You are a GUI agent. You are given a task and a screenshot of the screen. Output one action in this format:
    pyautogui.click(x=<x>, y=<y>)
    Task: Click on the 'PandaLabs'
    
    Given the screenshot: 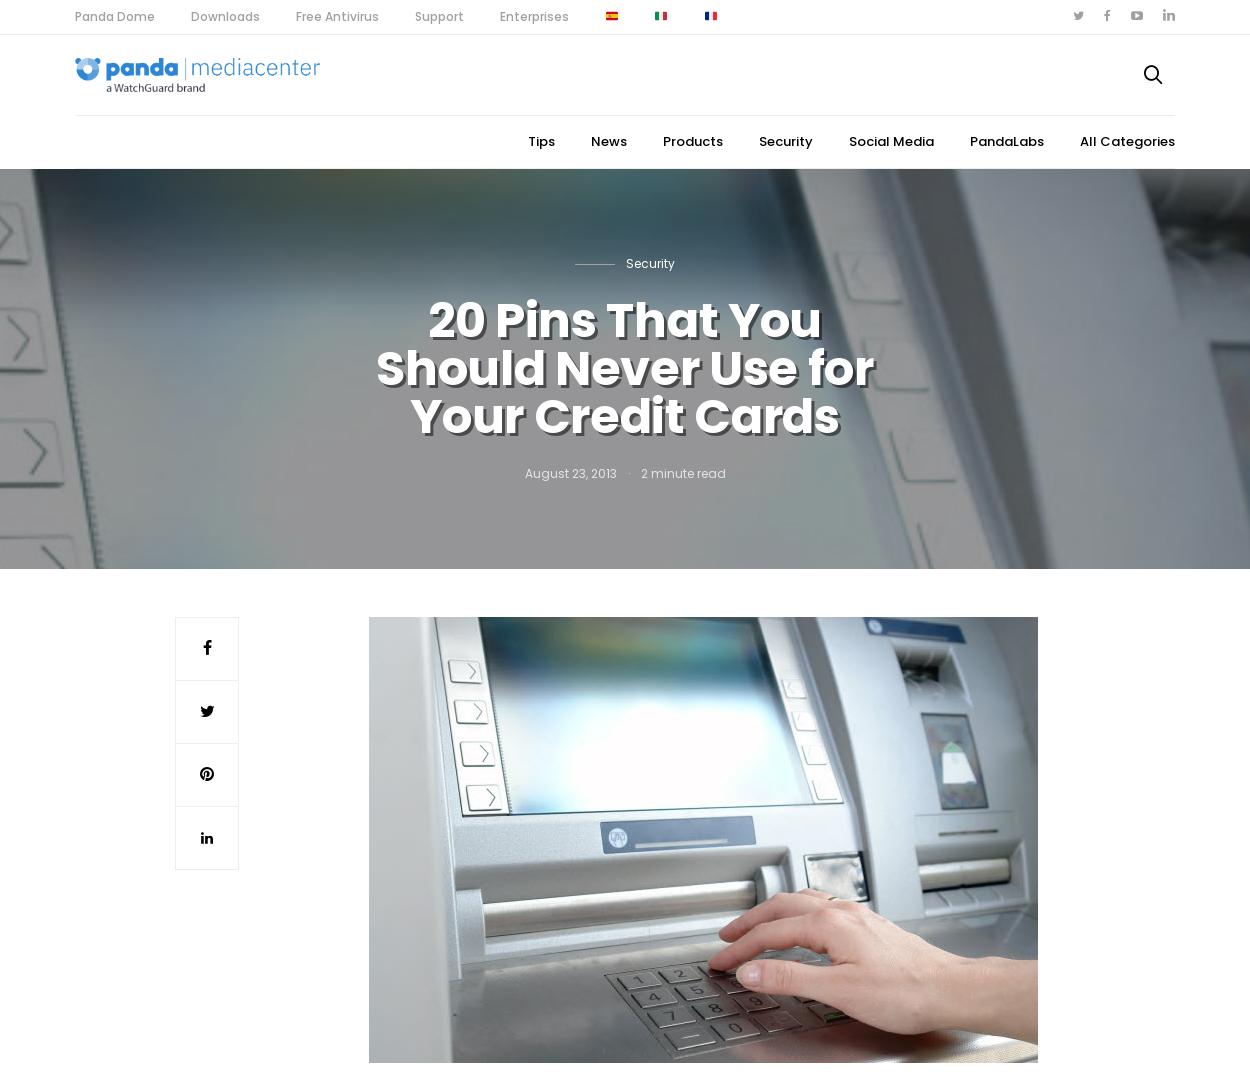 What is the action you would take?
    pyautogui.click(x=1007, y=141)
    